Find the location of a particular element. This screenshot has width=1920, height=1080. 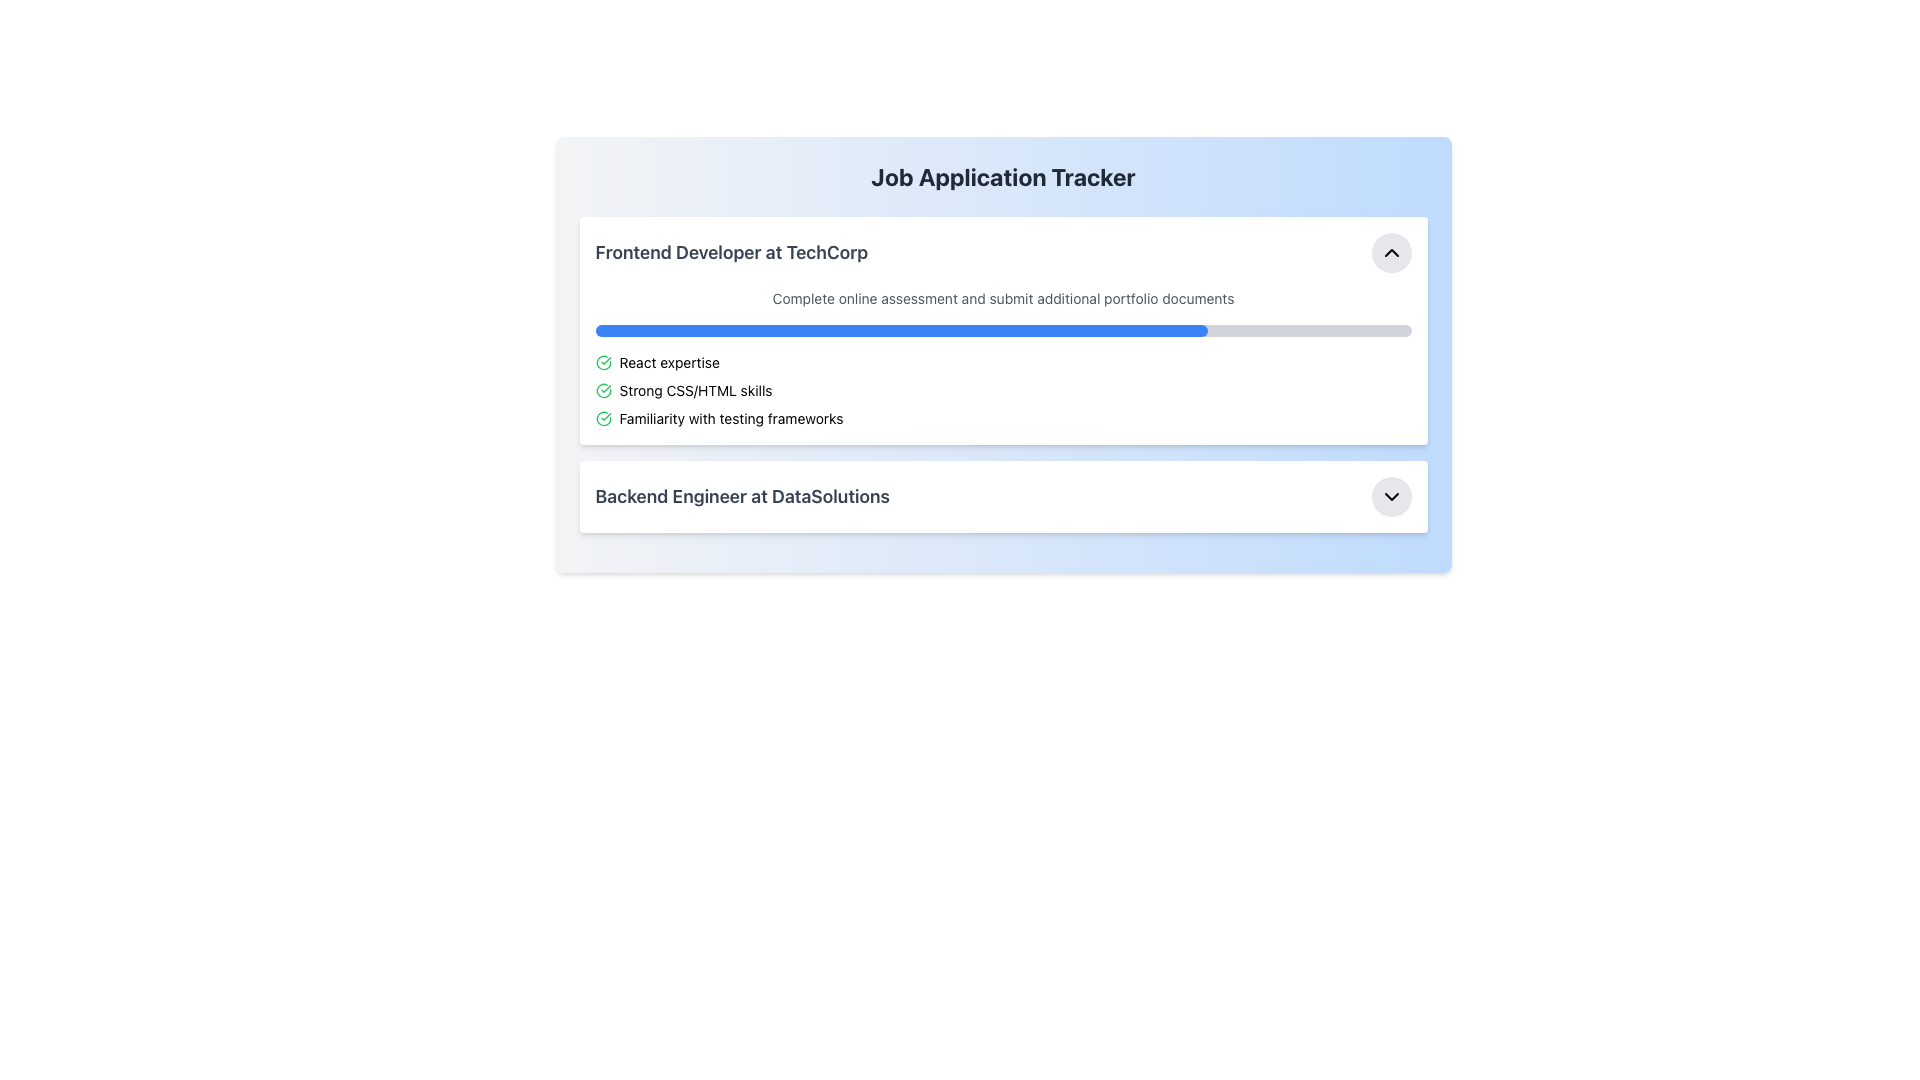

the circular green checkmark icon located to the left of the text 'Strong CSS/HTML skills' in the job requirements list for the 'Frontend Developer at TechCorp' position is located at coordinates (602, 390).